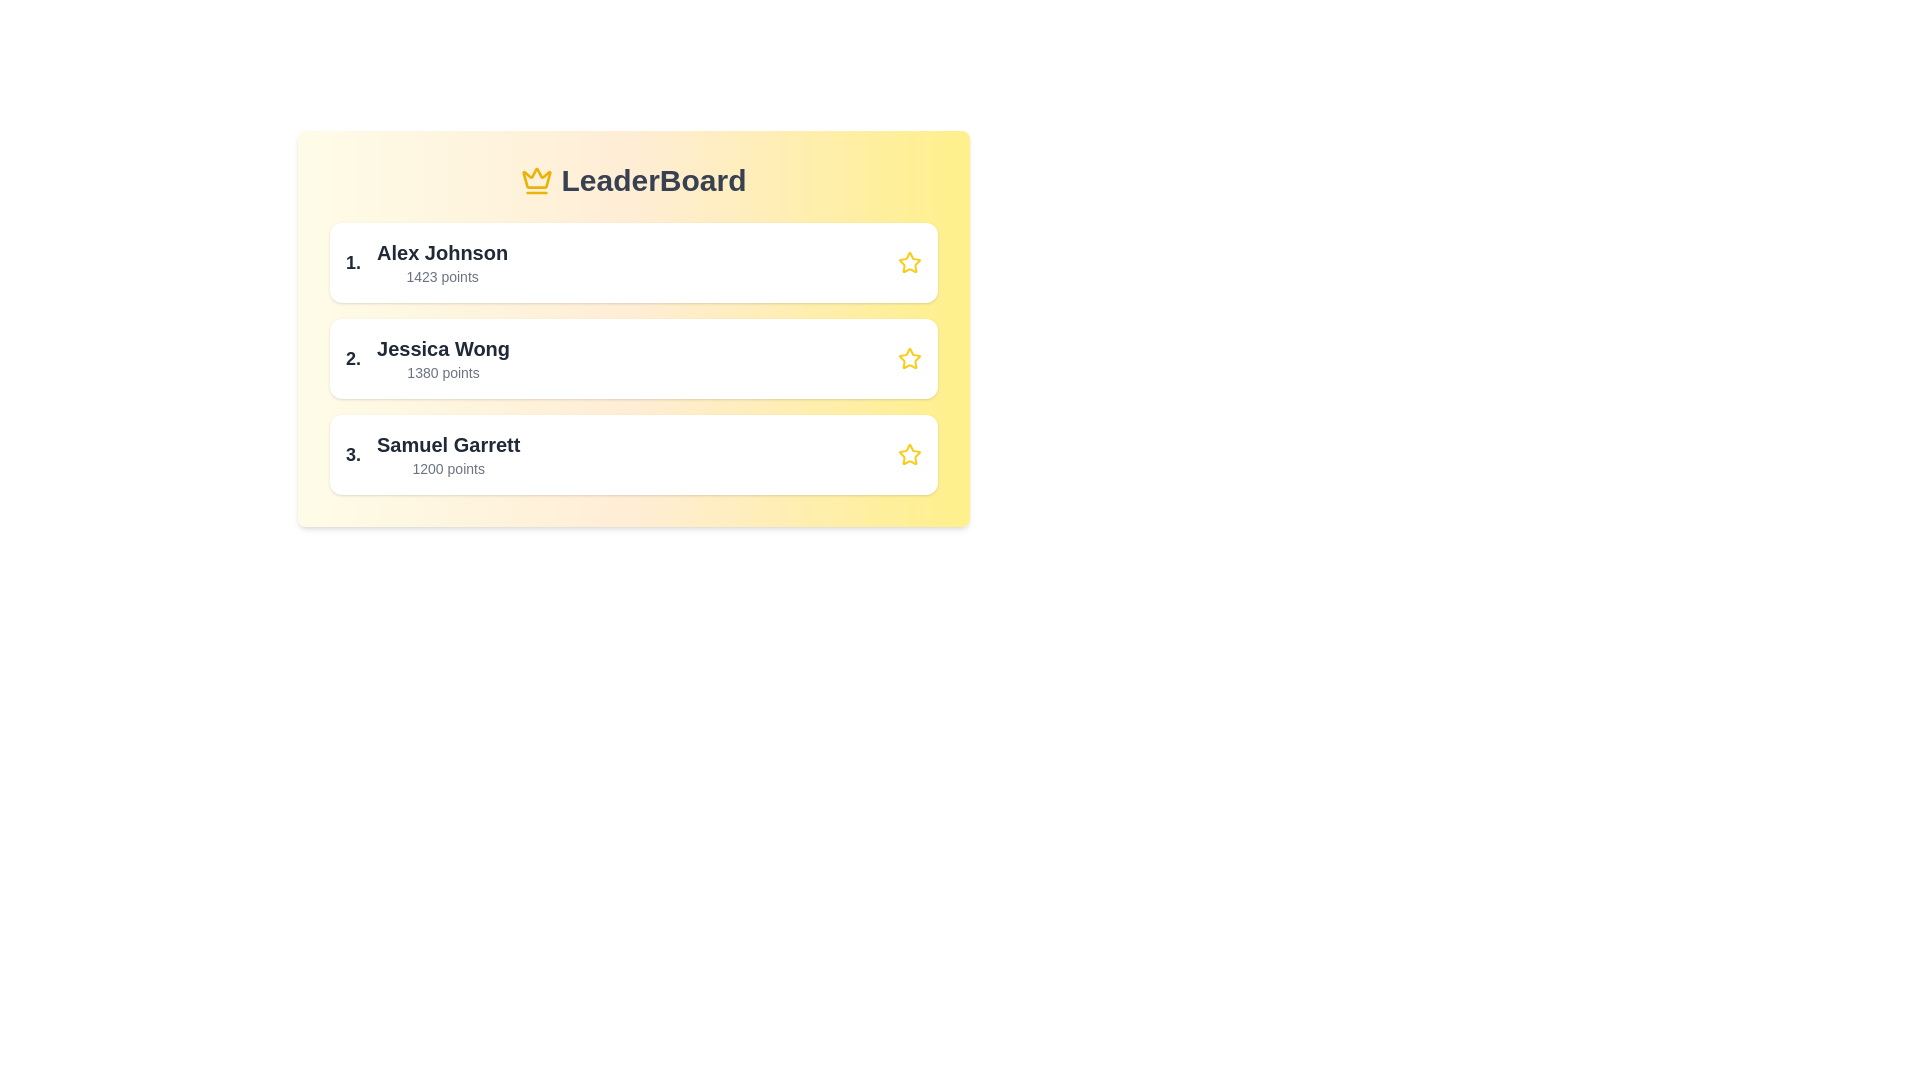  I want to click on star icon next to the player's name Jessica Wong, so click(909, 357).